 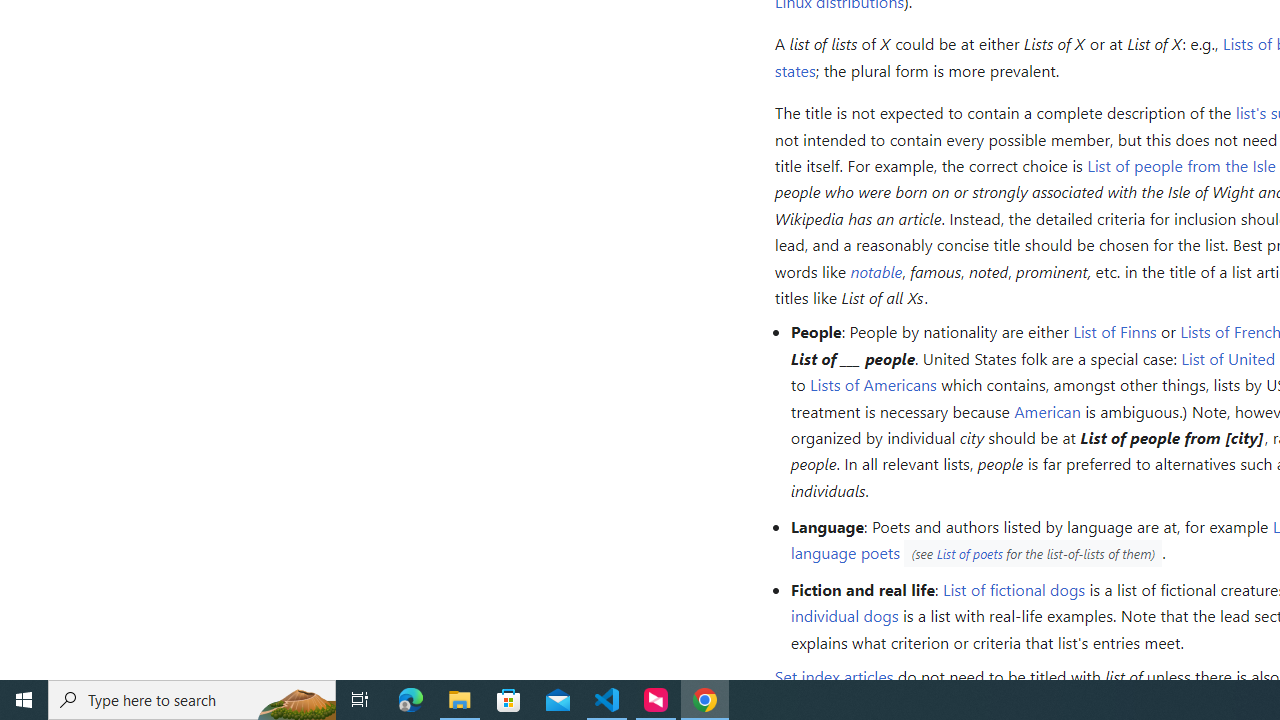 What do you see at coordinates (1046, 410) in the screenshot?
I see `'American'` at bounding box center [1046, 410].